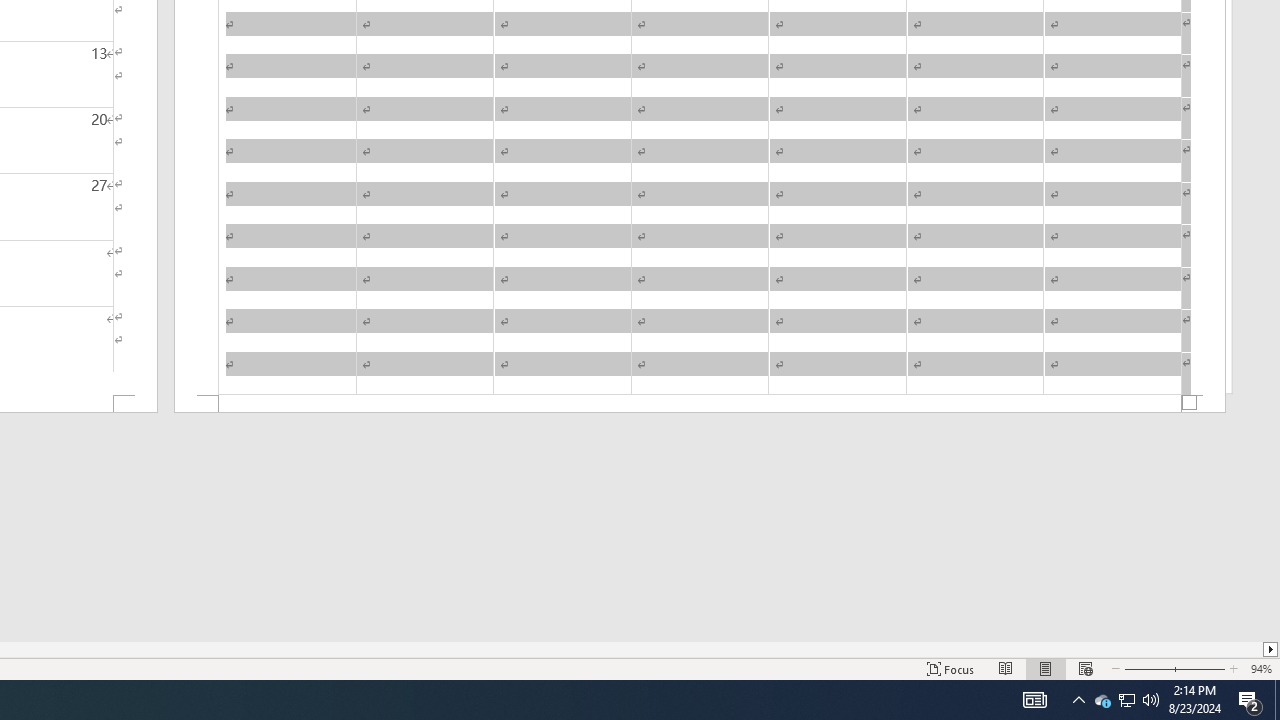 The height and width of the screenshot is (720, 1280). I want to click on 'Print Layout', so click(1045, 669).